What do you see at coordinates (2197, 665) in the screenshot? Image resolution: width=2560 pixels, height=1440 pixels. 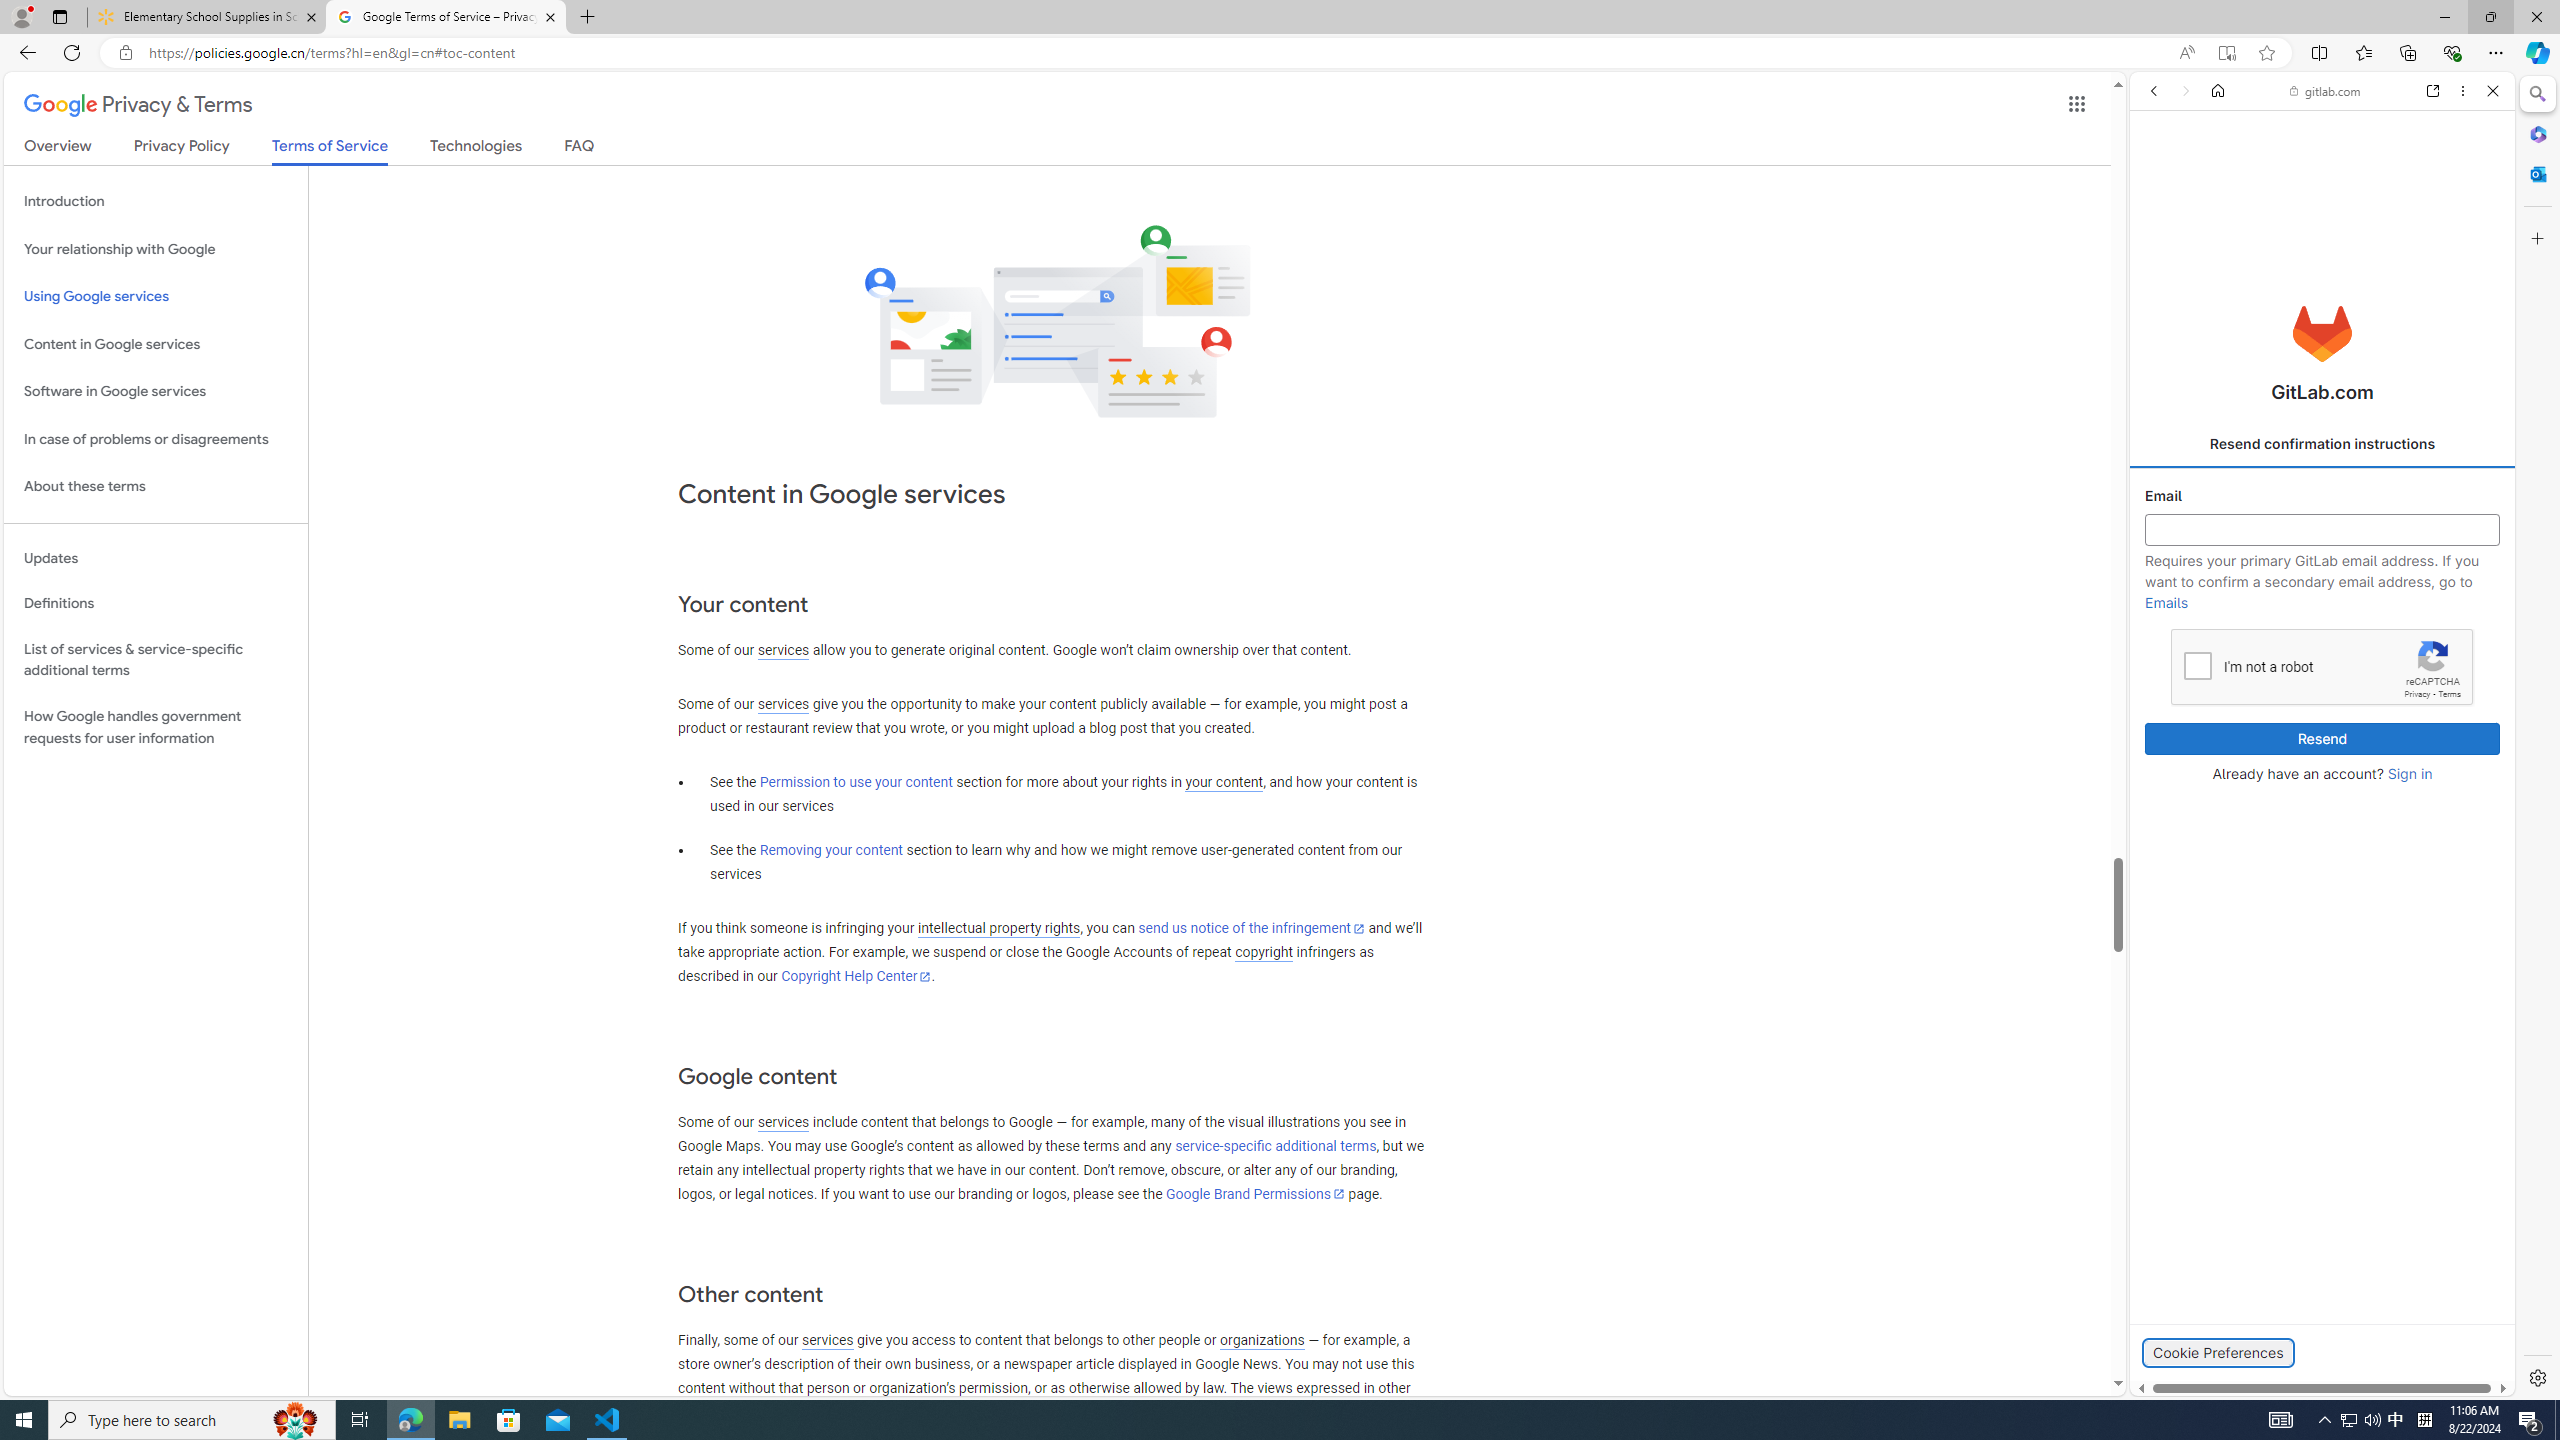 I see `'I'` at bounding box center [2197, 665].